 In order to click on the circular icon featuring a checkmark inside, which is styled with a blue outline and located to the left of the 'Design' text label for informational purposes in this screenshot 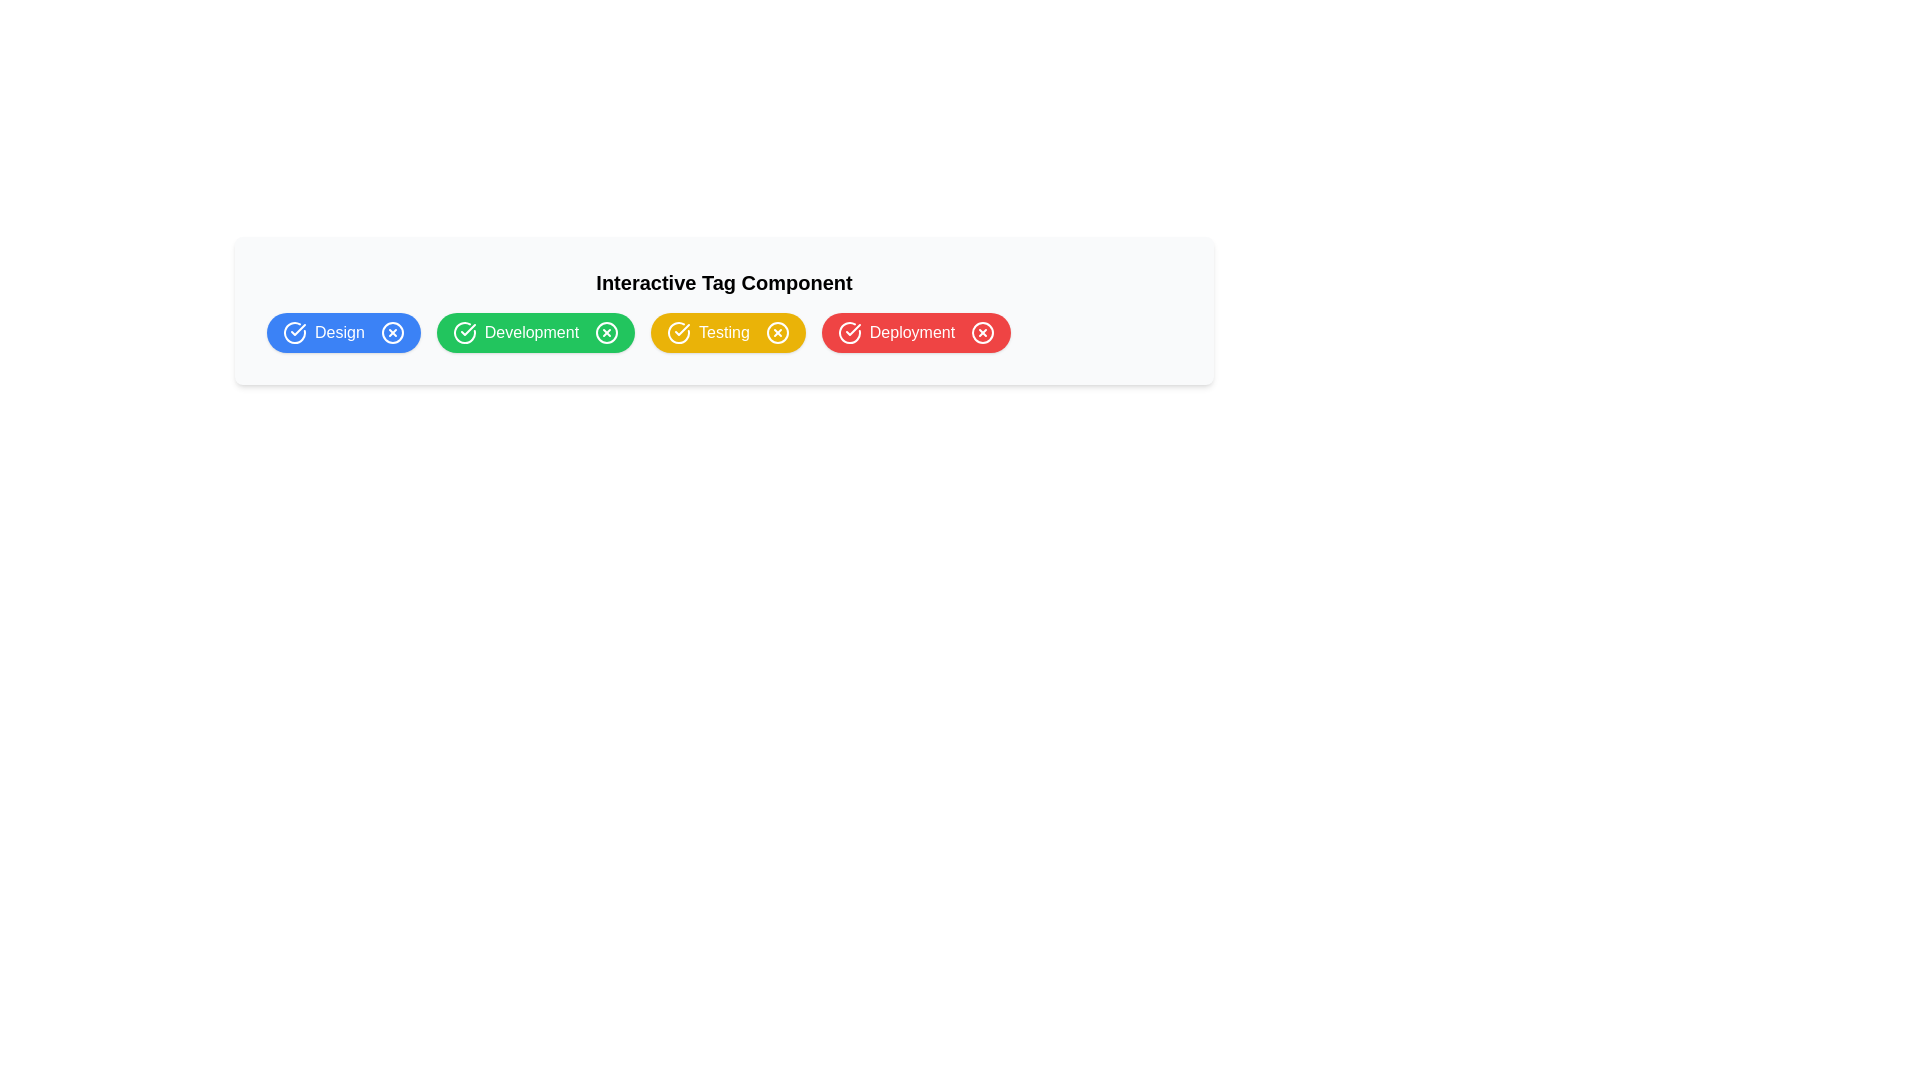, I will do `click(293, 331)`.